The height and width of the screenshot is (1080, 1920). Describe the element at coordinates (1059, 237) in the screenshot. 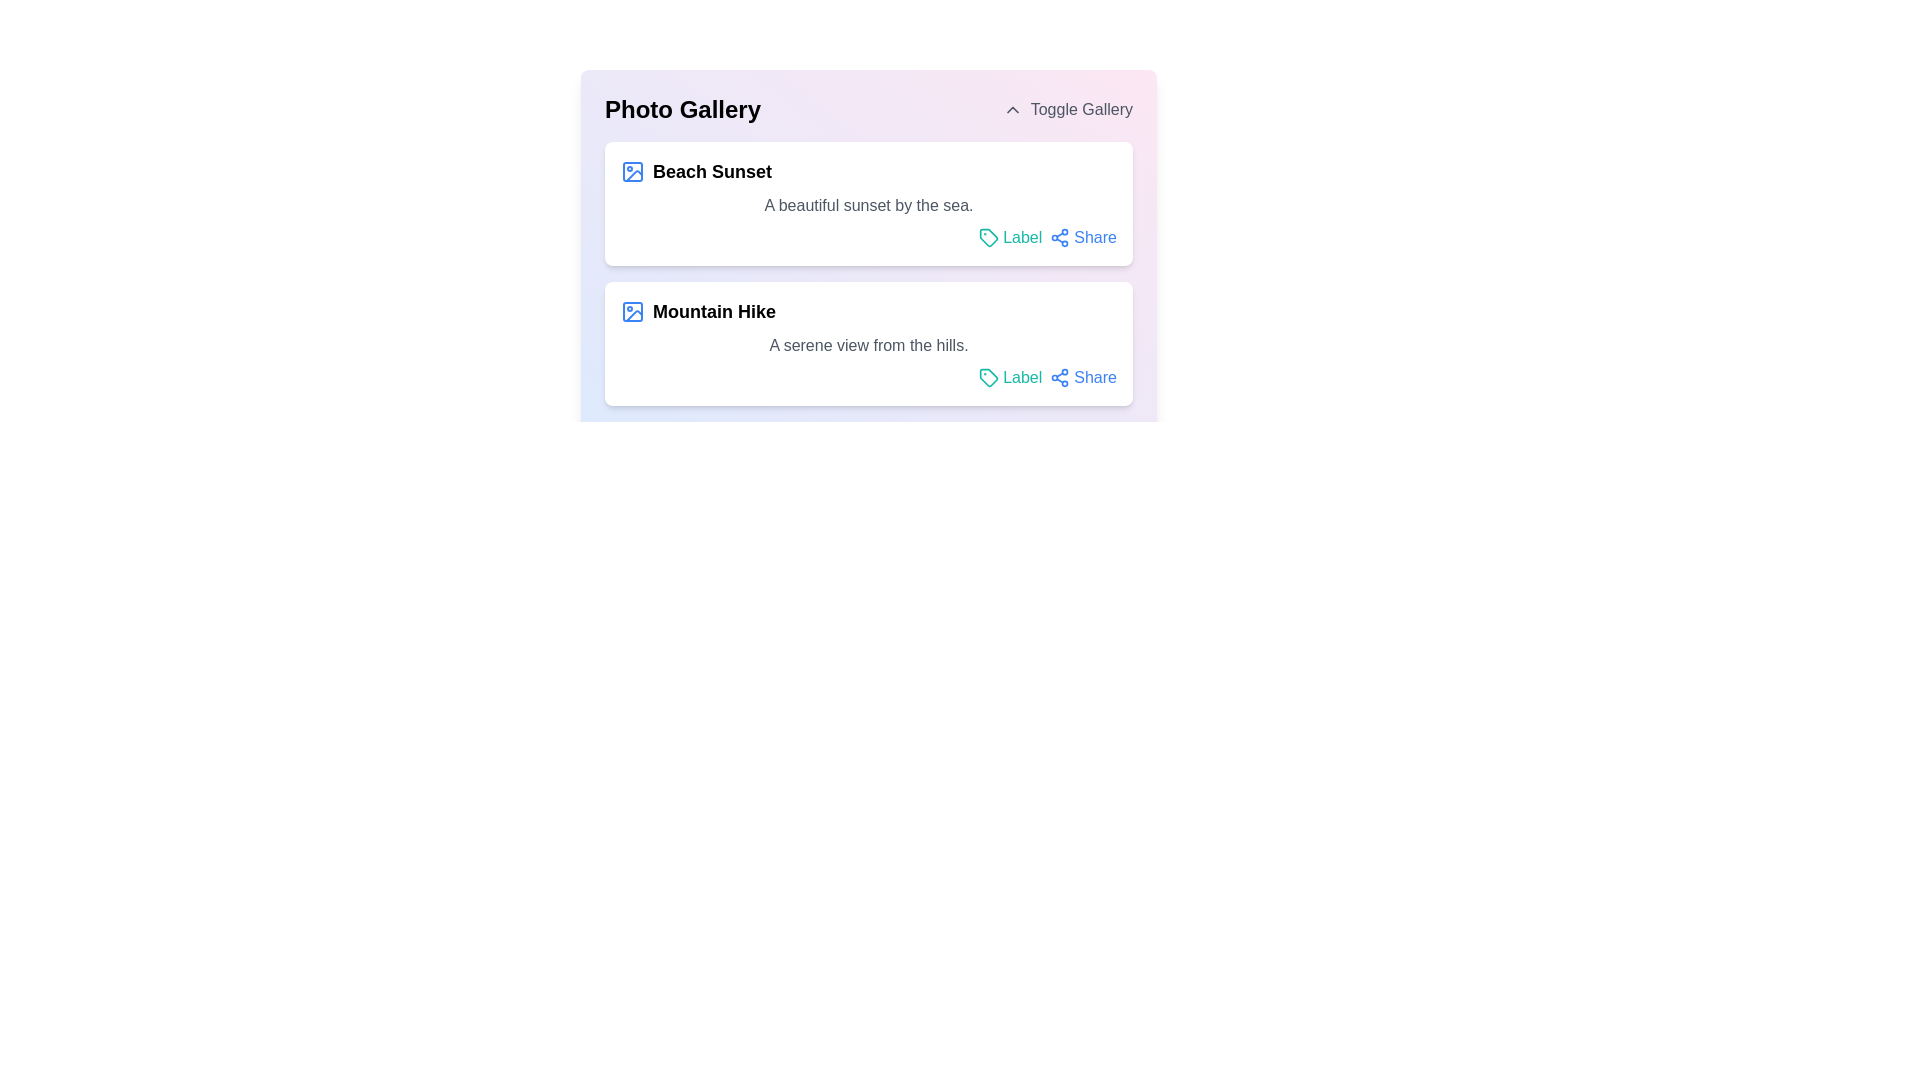

I see `the 'Share' icon located in the 'Beach Sunset' section of the 'Photo Gallery' interface to share the associated content` at that location.